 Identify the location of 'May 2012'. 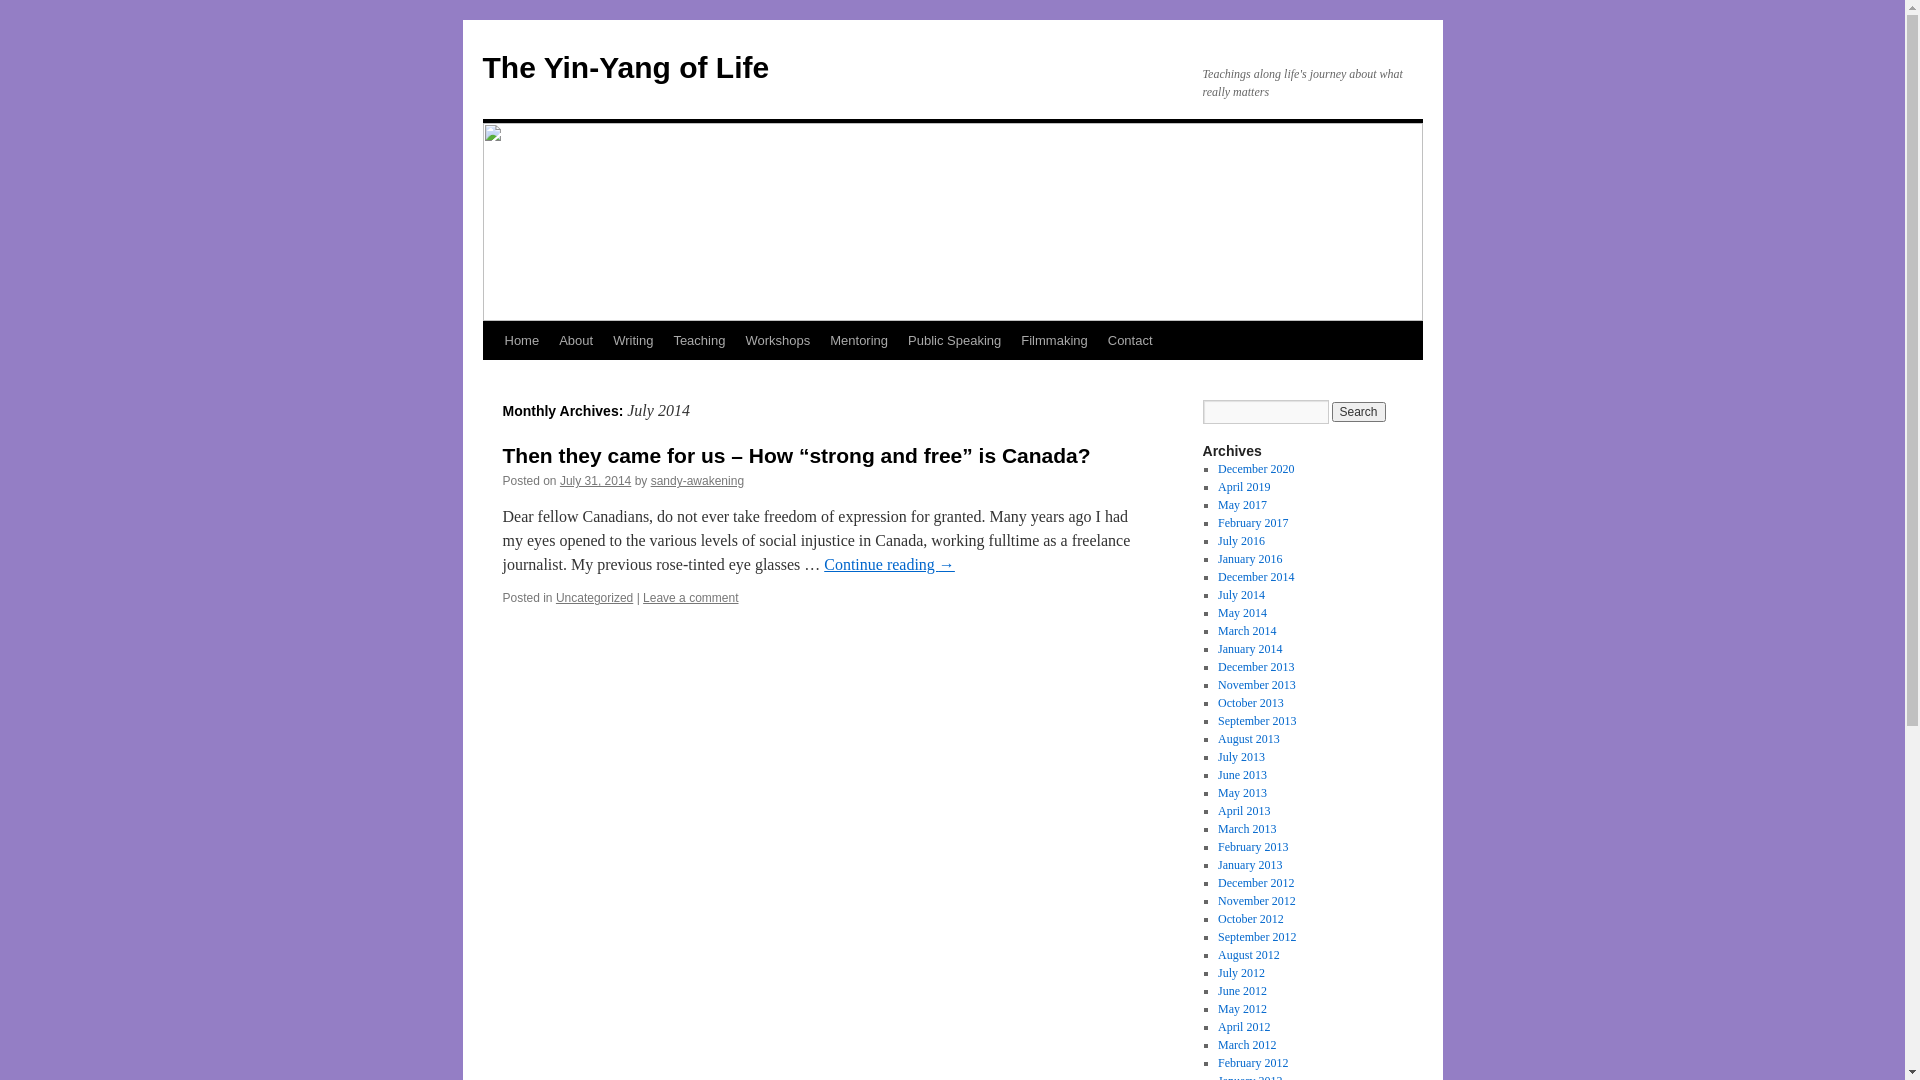
(1241, 1009).